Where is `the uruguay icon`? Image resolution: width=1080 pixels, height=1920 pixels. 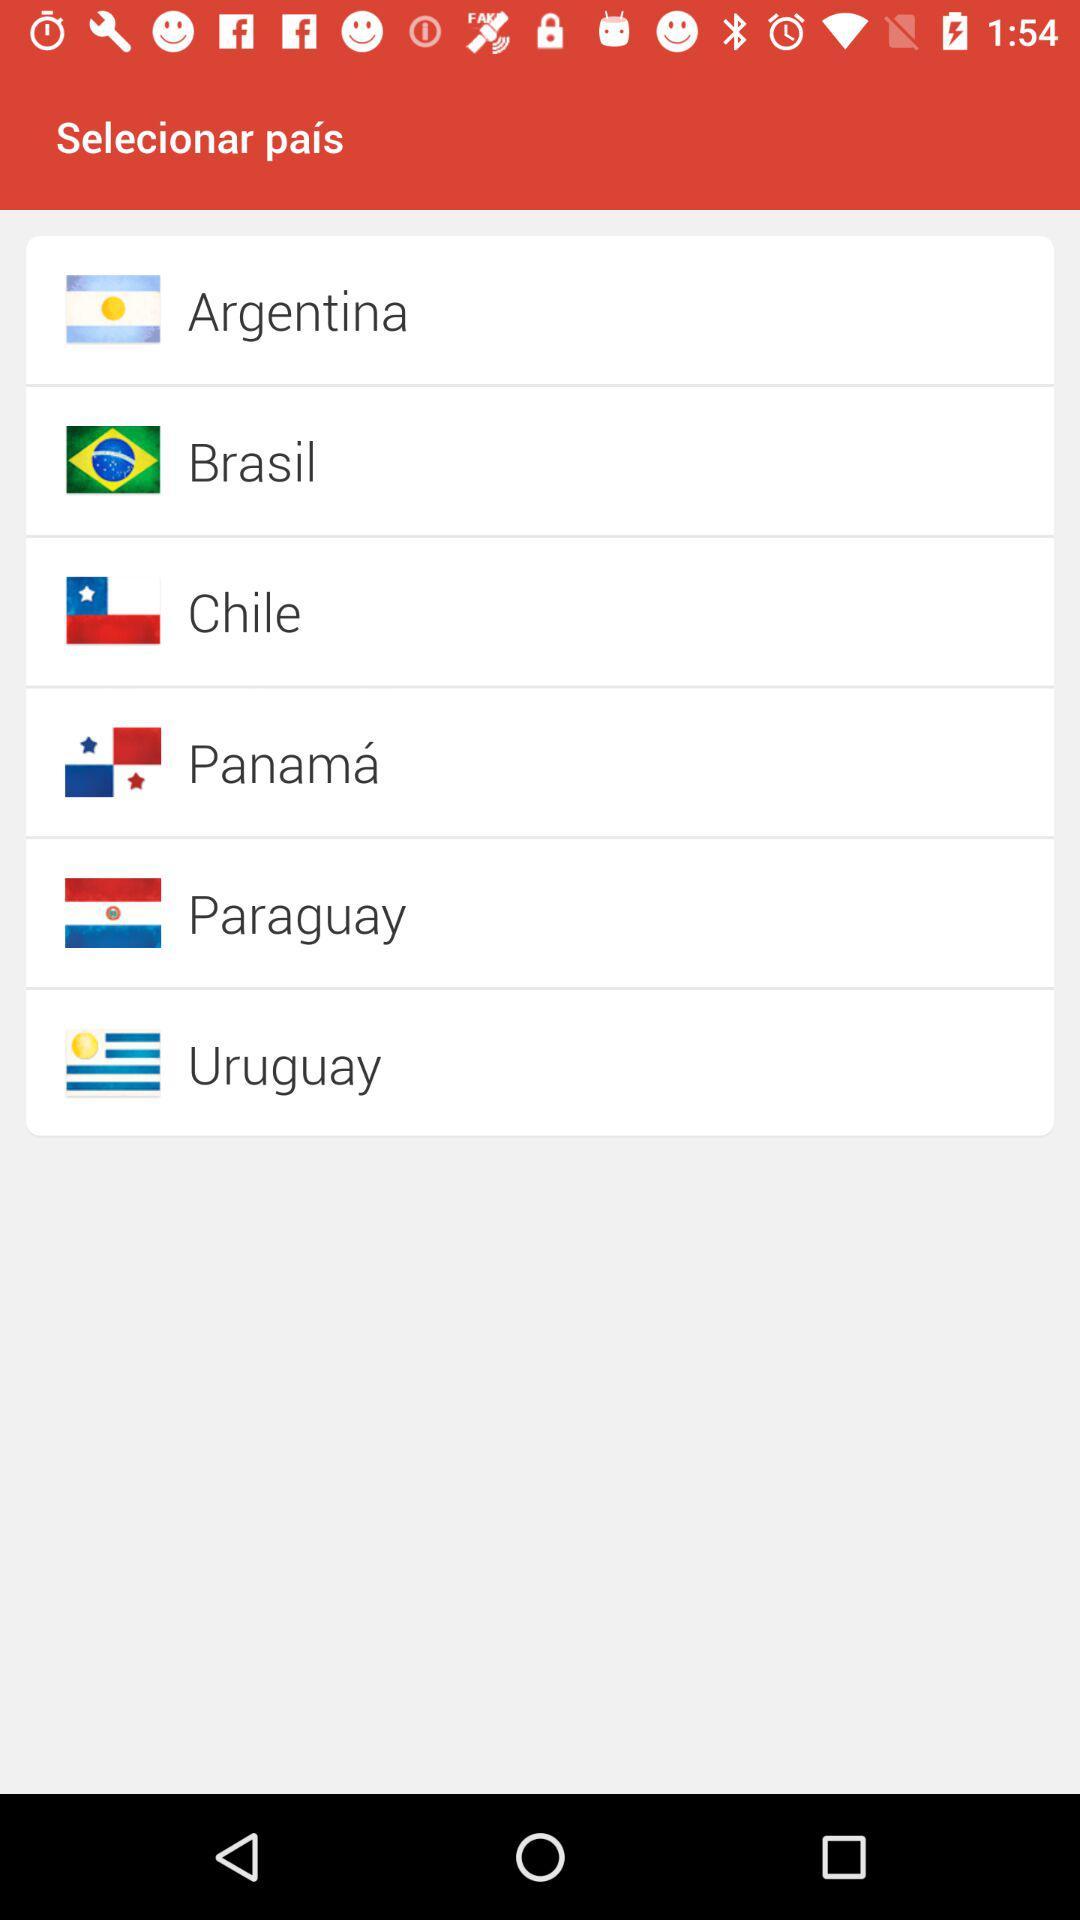
the uruguay icon is located at coordinates (469, 1062).